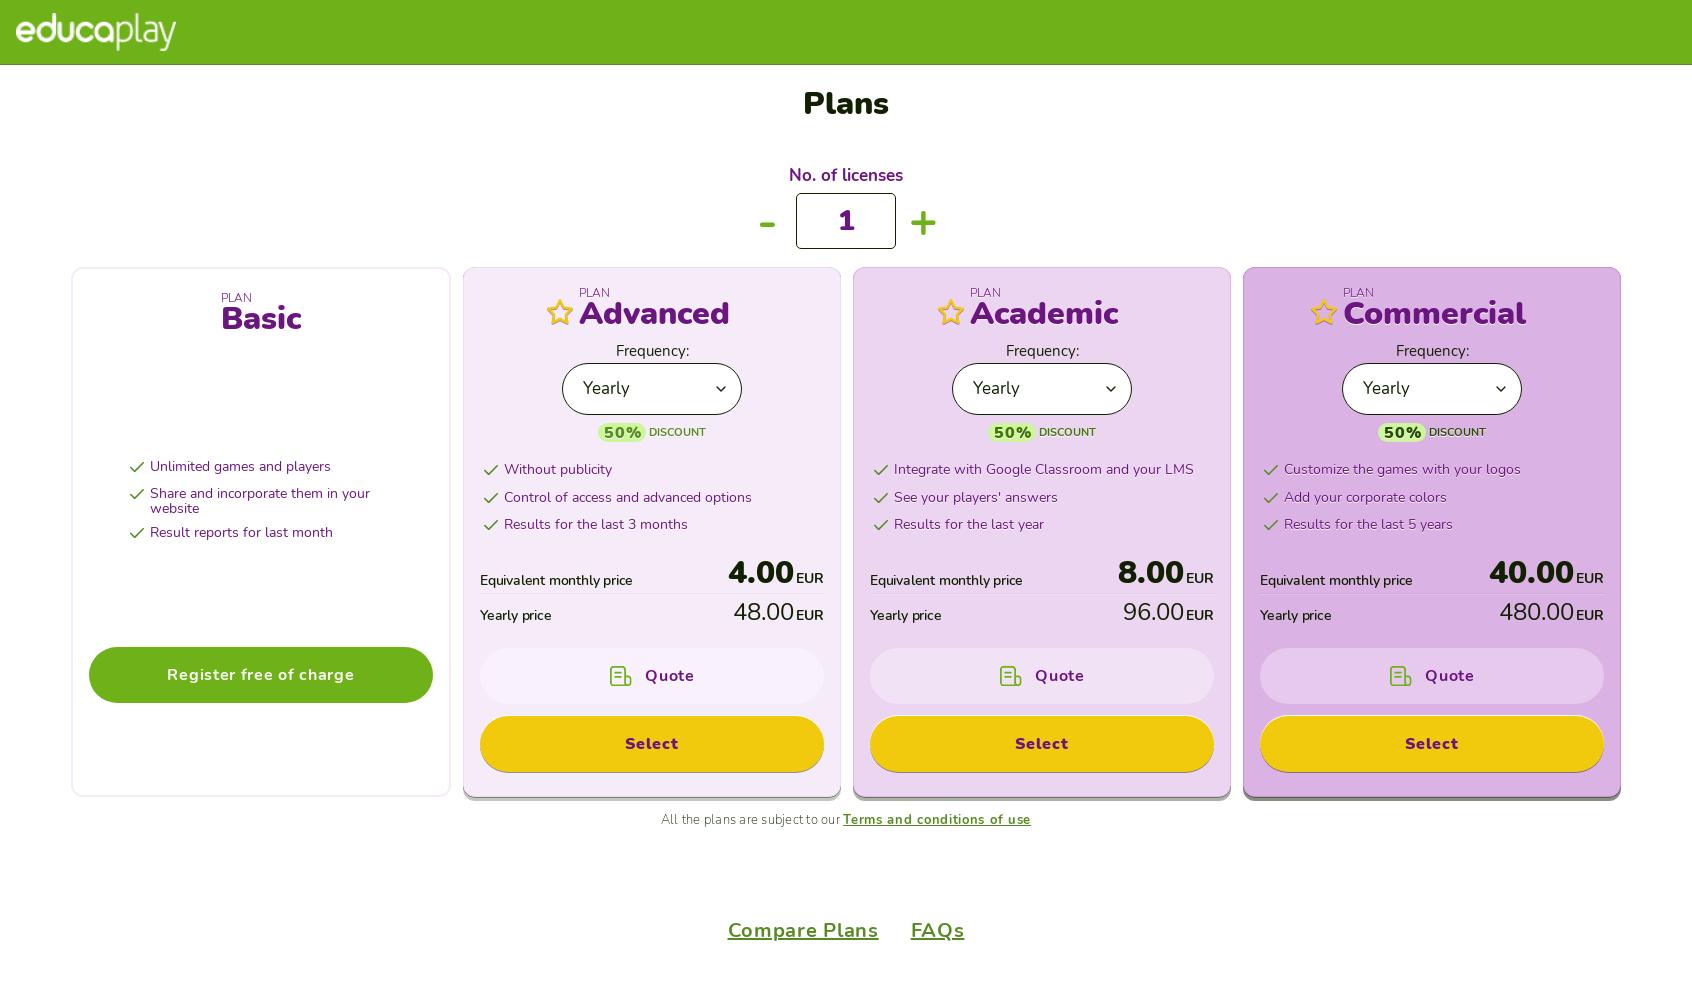  What do you see at coordinates (1220, 64) in the screenshot?
I see `'Academic'` at bounding box center [1220, 64].